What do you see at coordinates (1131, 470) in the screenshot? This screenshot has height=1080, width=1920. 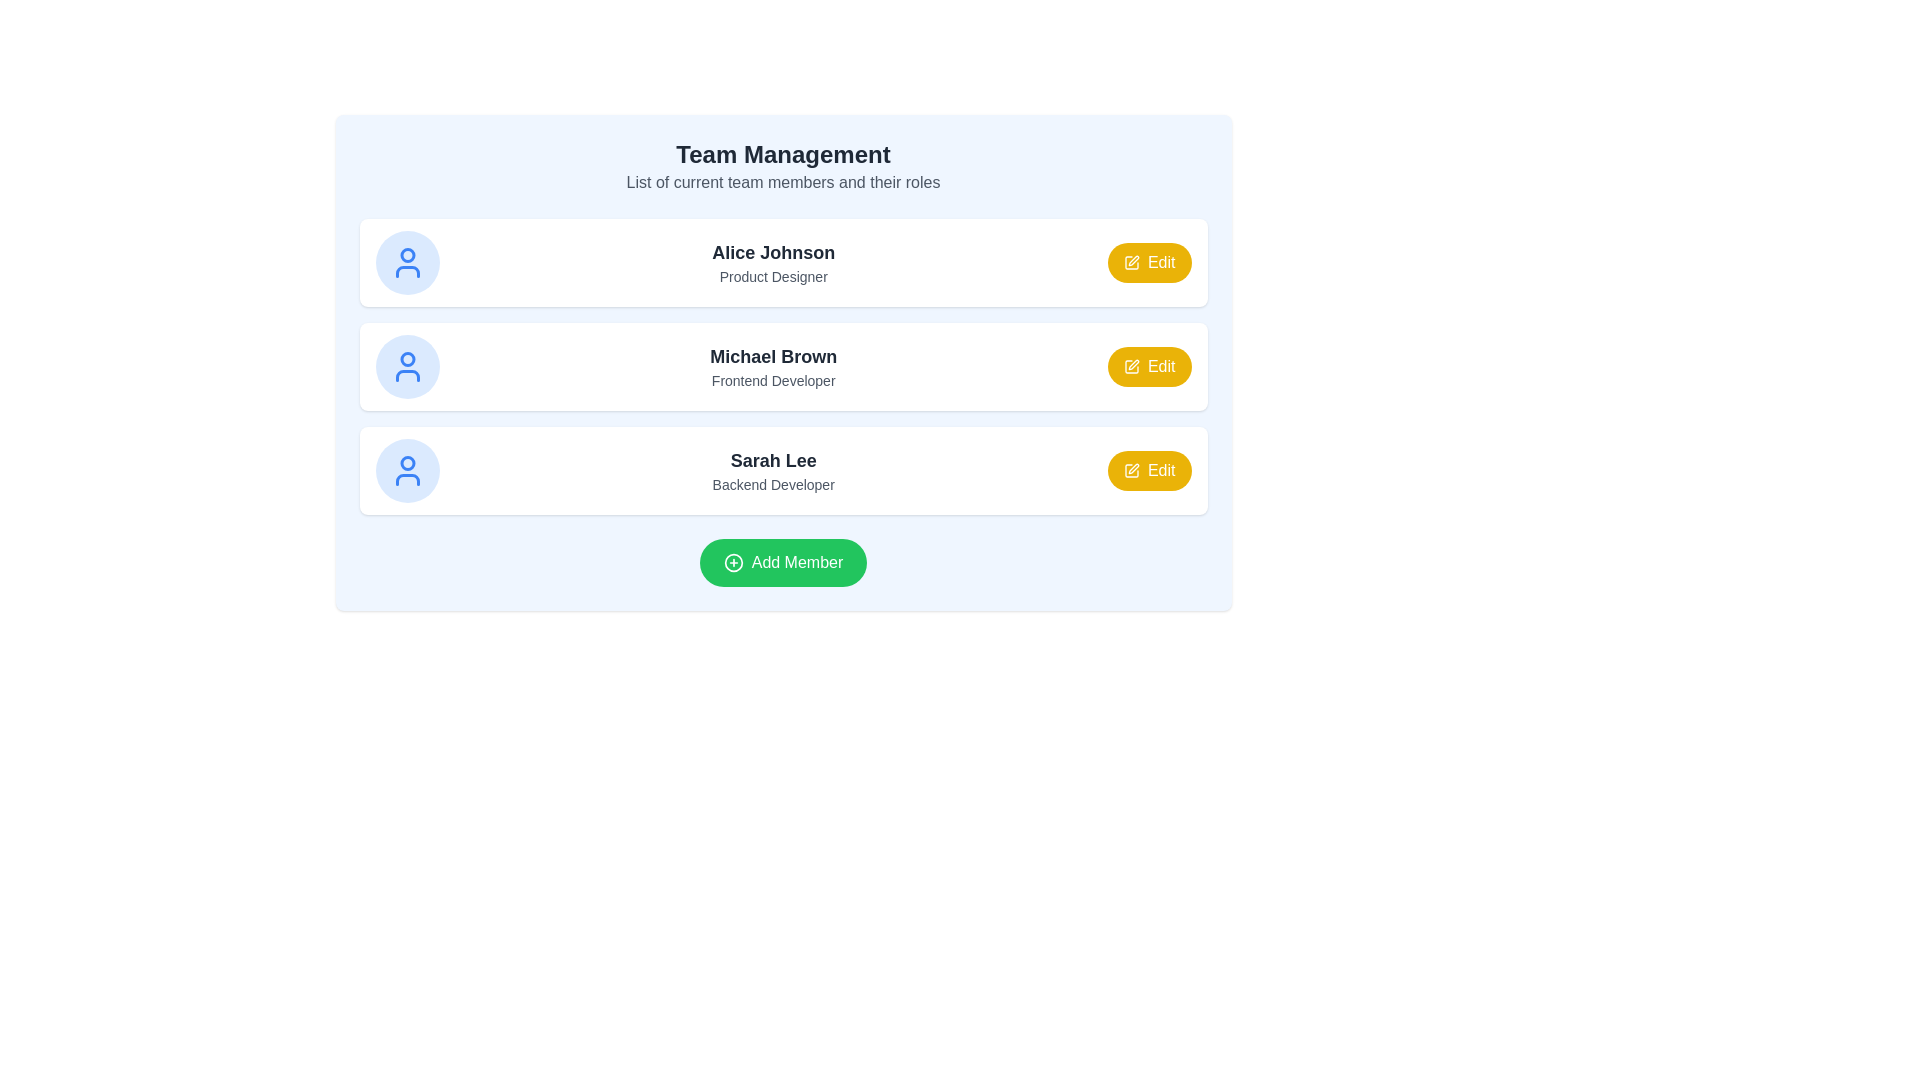 I see `the pen icon inside the 'Edit' button corresponding to 'Sarah Lee'` at bounding box center [1131, 470].